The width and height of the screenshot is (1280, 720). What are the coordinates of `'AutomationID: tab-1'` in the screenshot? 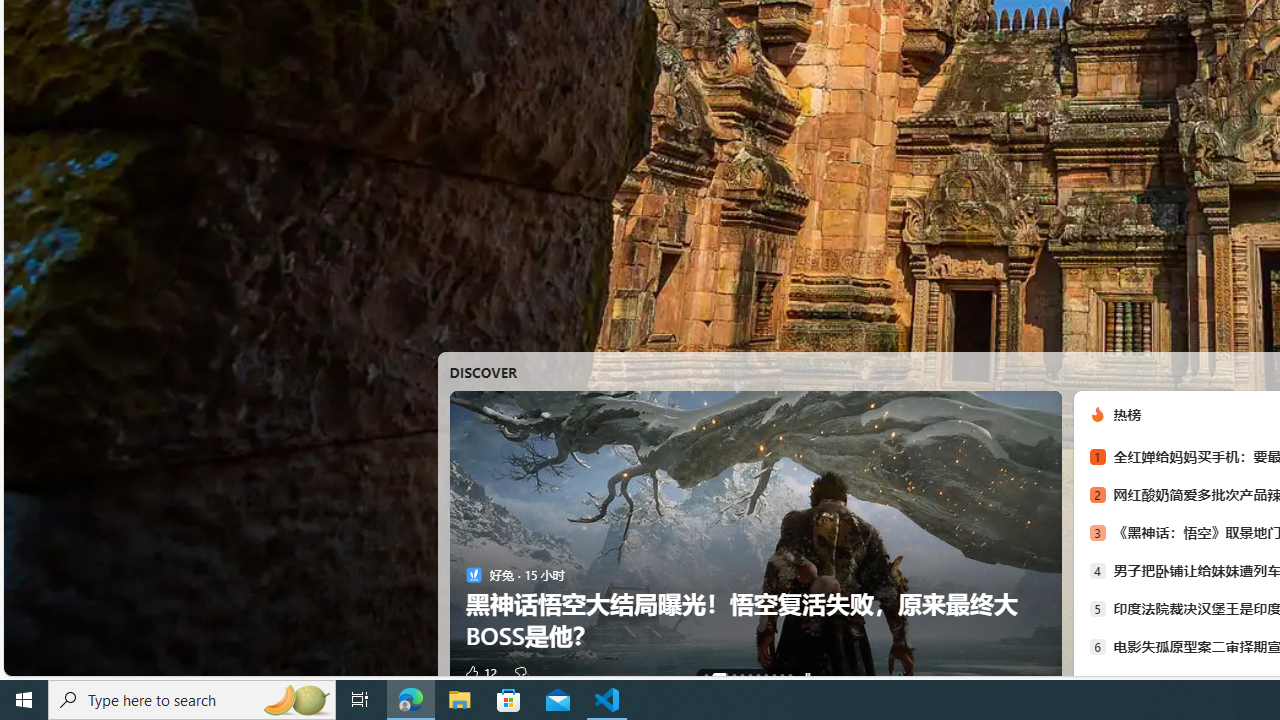 It's located at (714, 675).